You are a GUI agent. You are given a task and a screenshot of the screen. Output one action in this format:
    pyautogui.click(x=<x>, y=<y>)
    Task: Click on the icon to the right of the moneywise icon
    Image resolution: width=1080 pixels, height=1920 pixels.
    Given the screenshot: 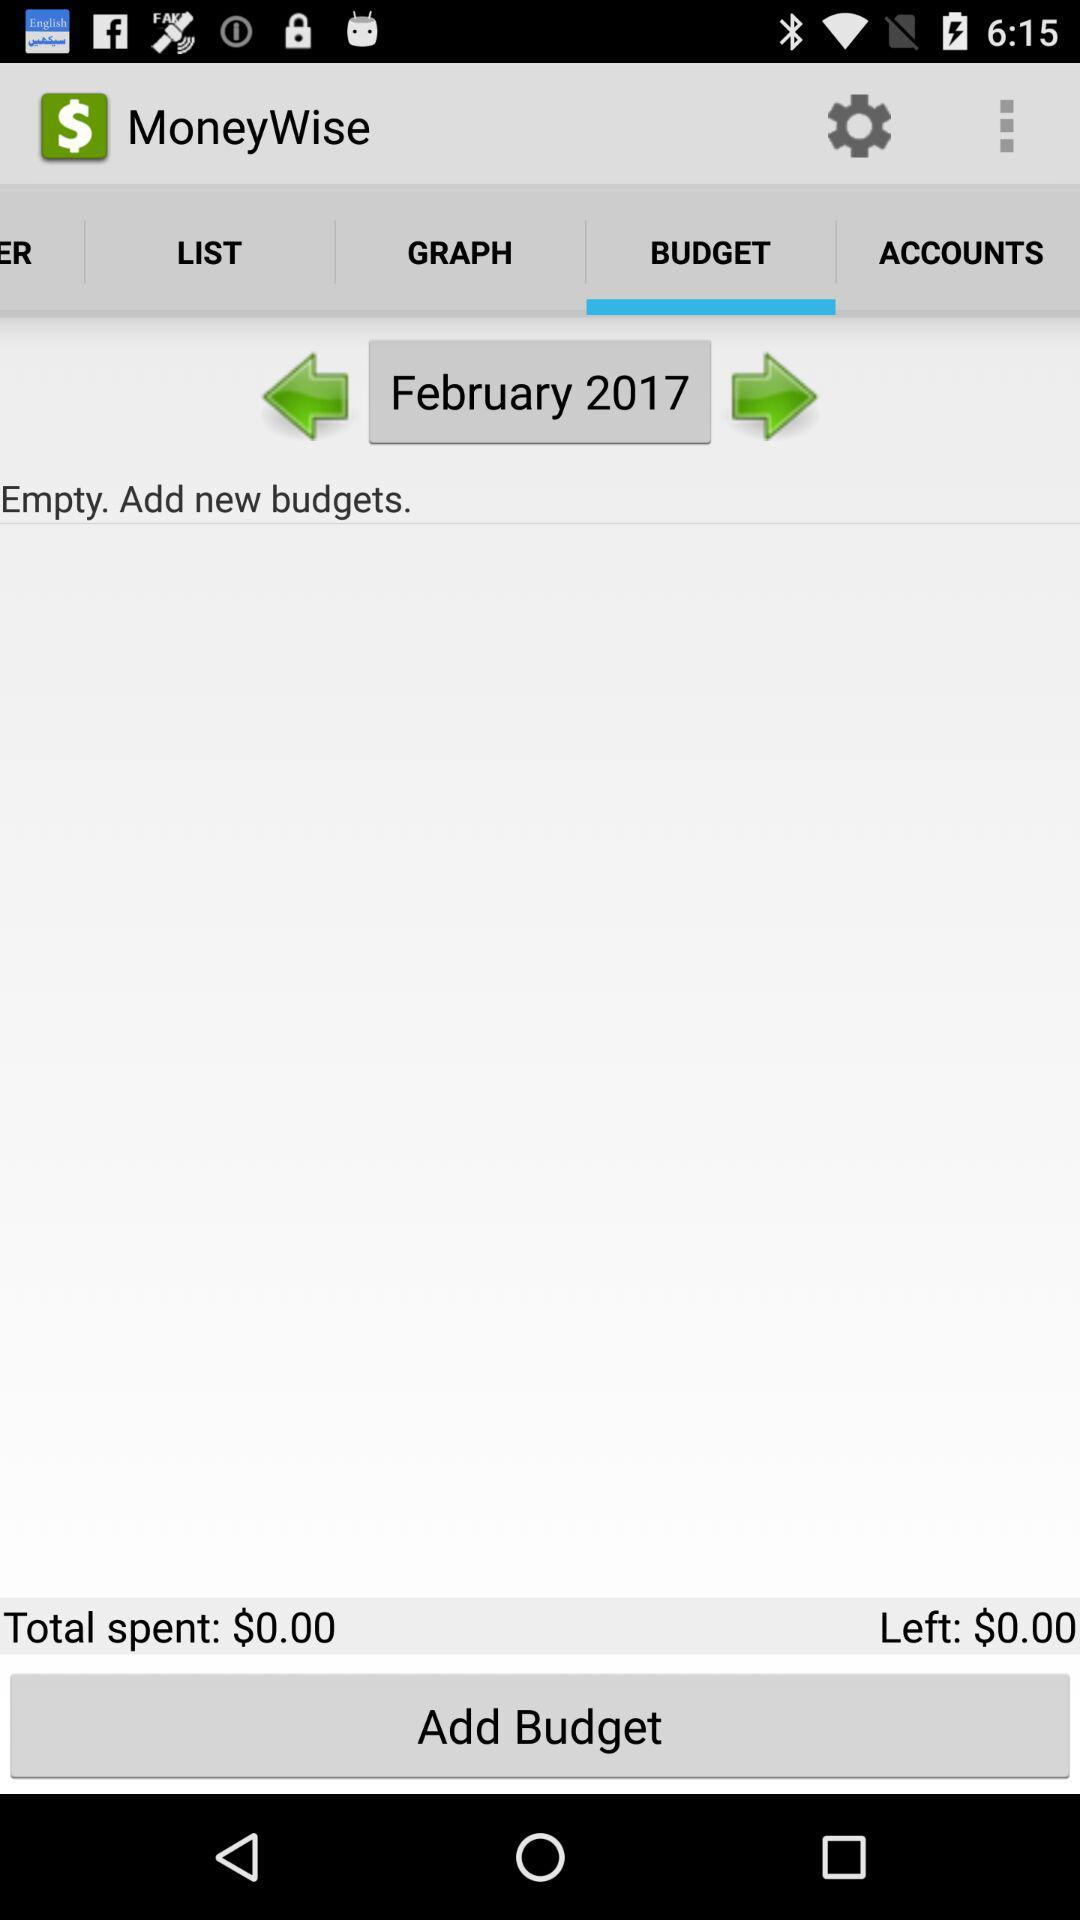 What is the action you would take?
    pyautogui.click(x=858, y=124)
    